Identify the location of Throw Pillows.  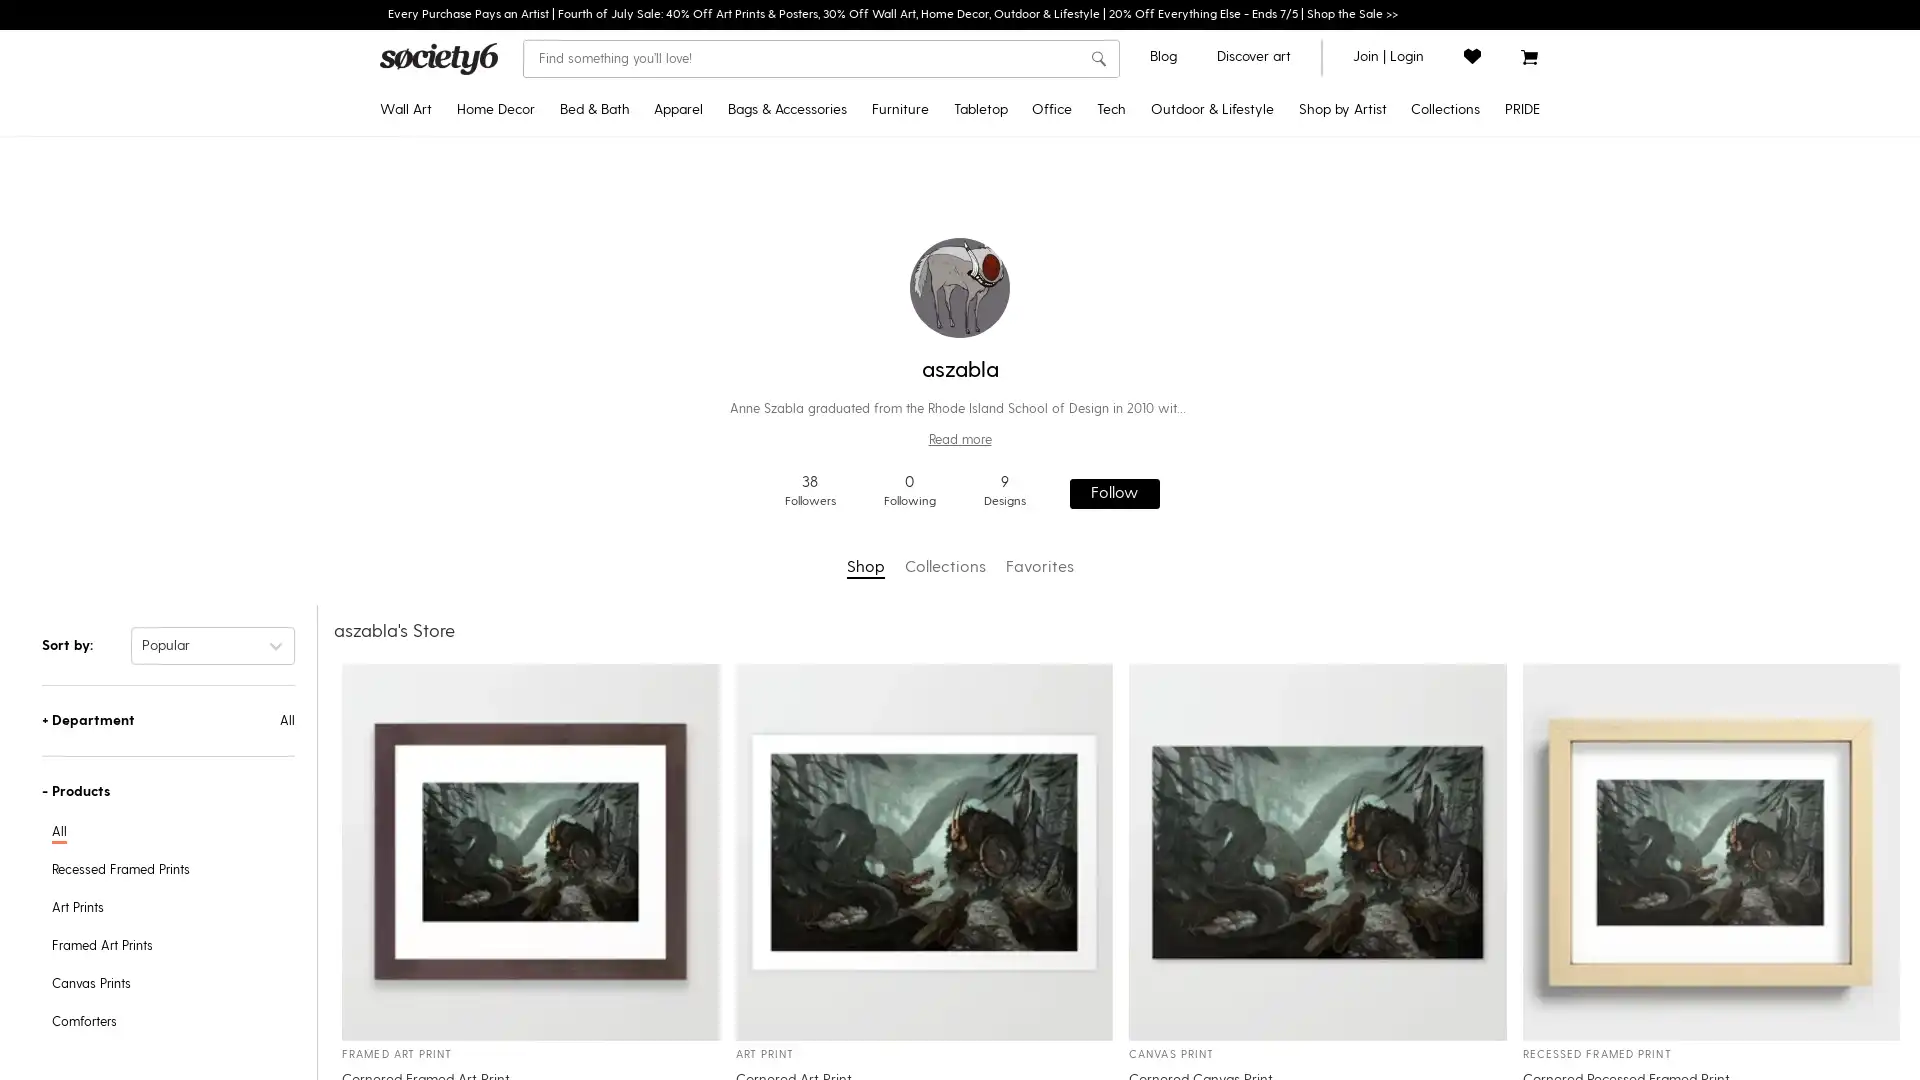
(533, 192).